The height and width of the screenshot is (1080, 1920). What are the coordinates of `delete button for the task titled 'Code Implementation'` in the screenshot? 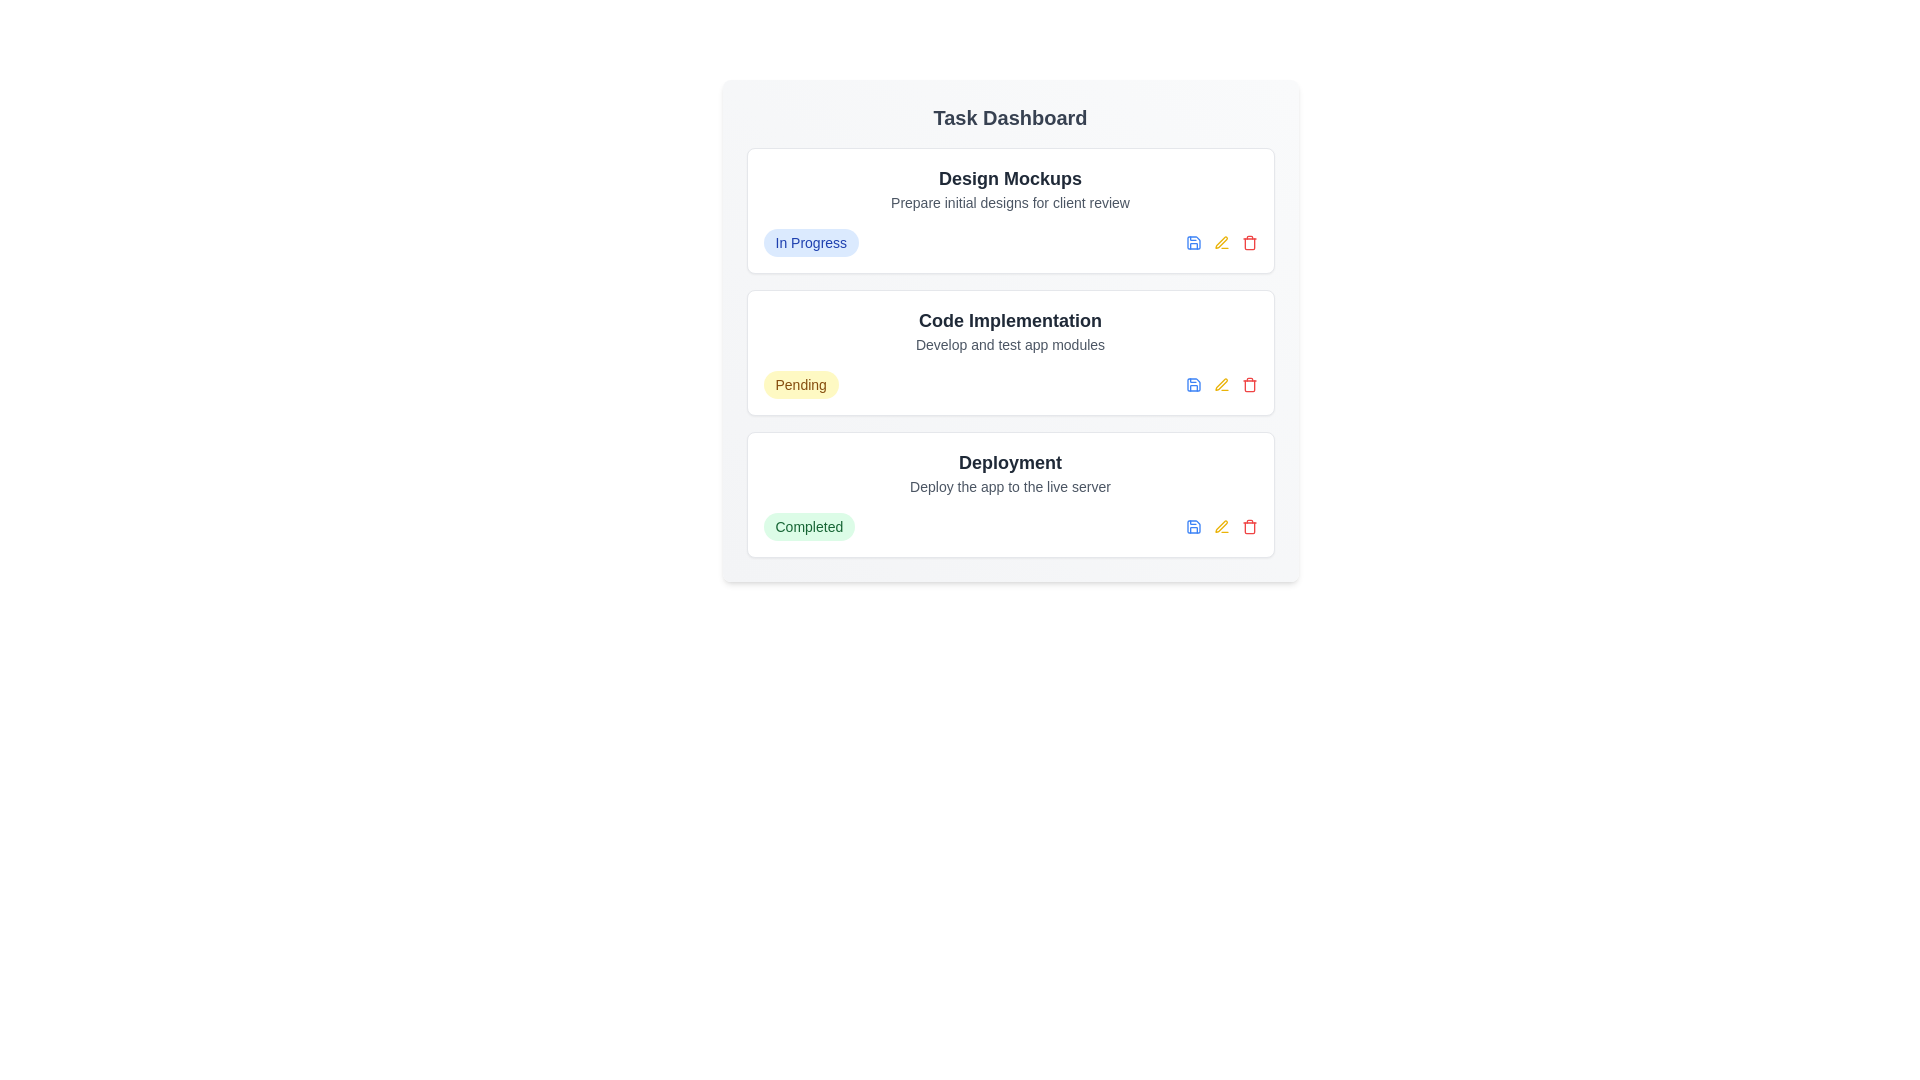 It's located at (1248, 385).